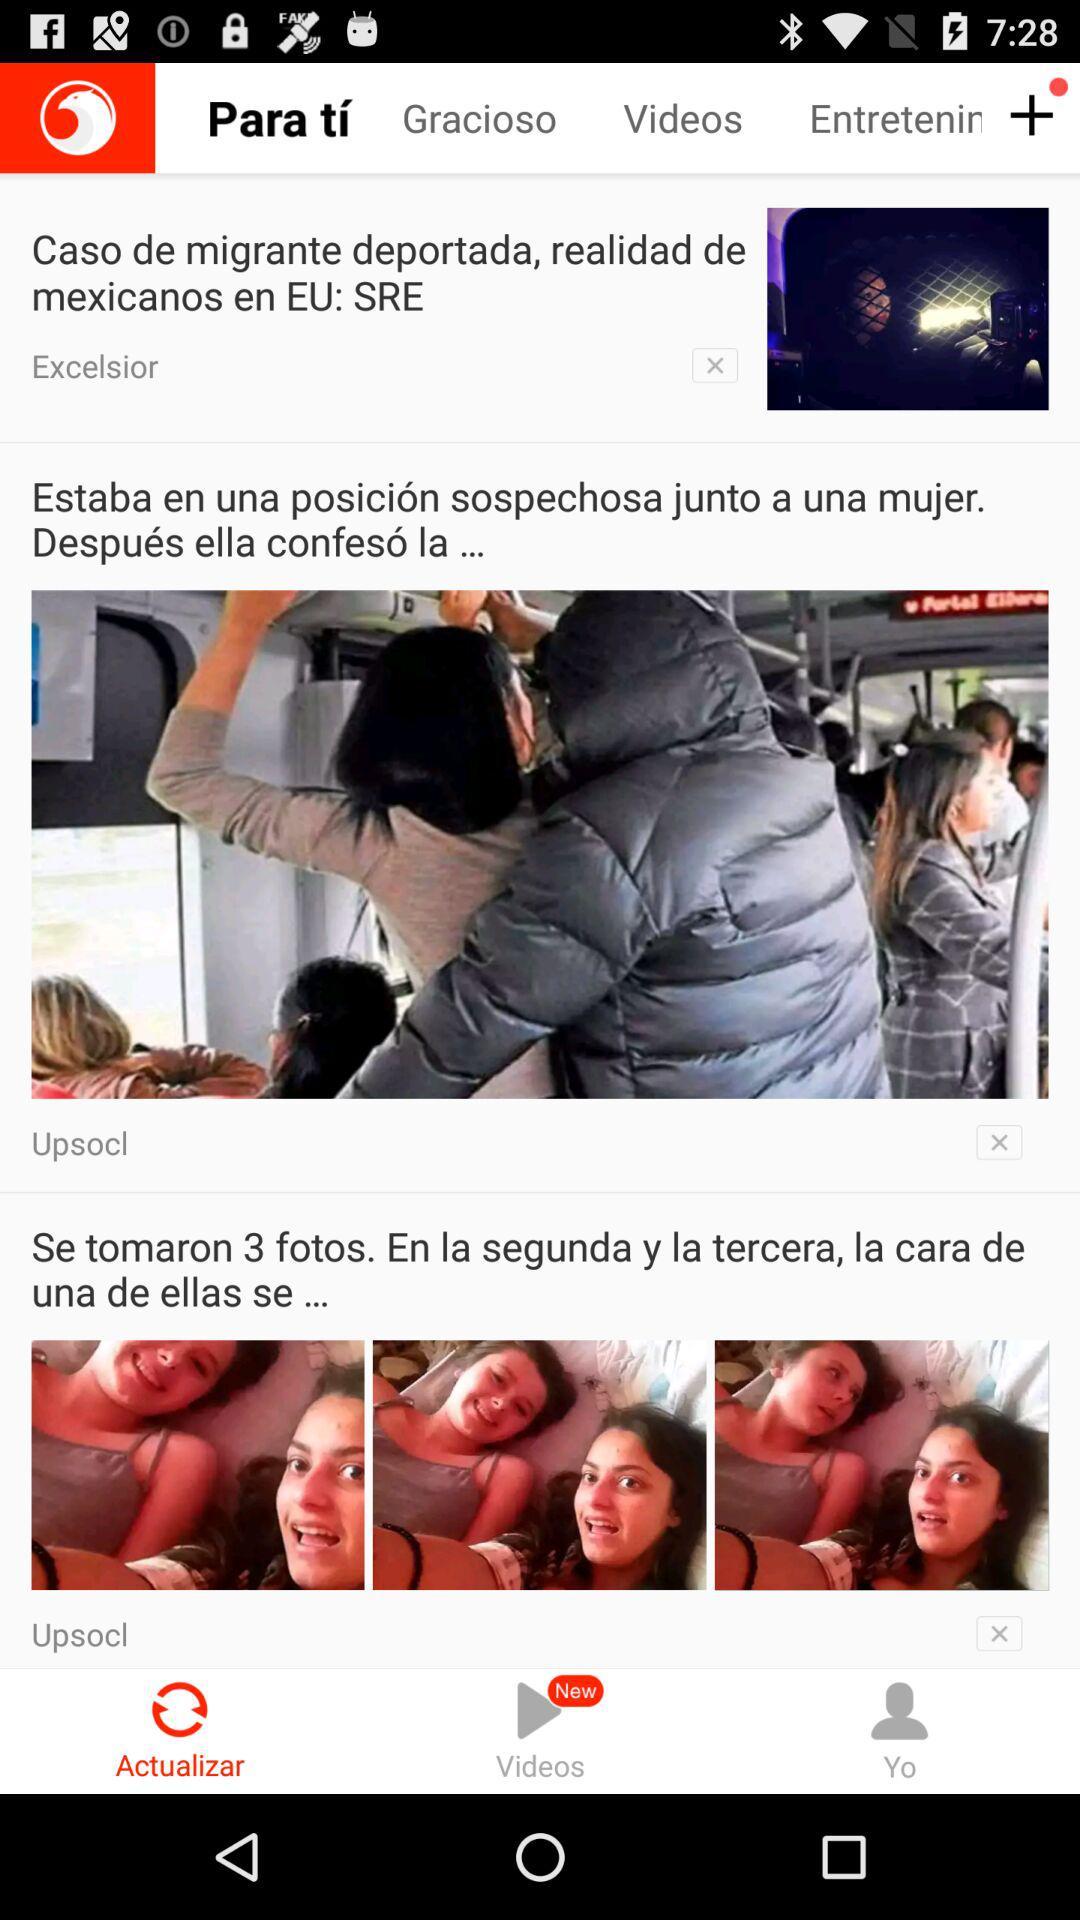 The image size is (1080, 1920). What do you see at coordinates (1028, 115) in the screenshot?
I see `button` at bounding box center [1028, 115].